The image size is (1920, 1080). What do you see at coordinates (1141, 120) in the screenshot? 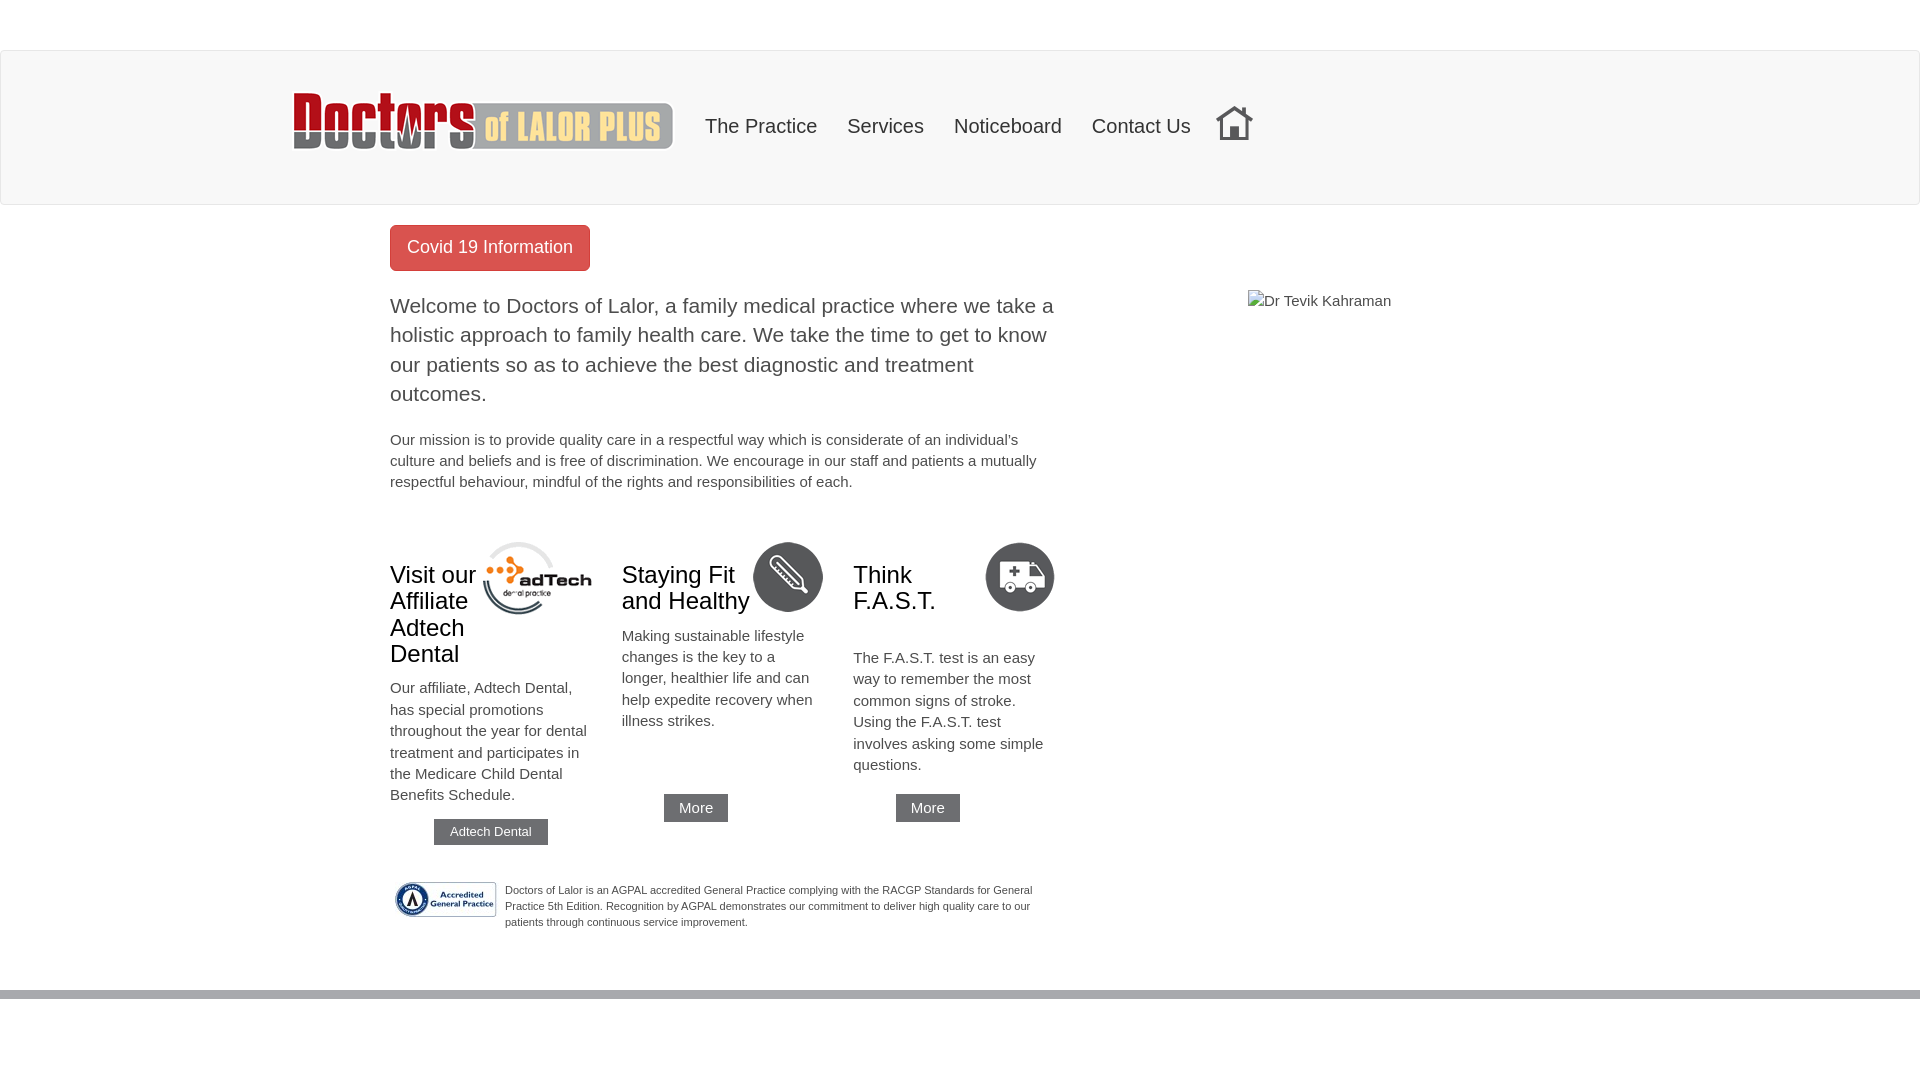
I see `'Contact Us'` at bounding box center [1141, 120].